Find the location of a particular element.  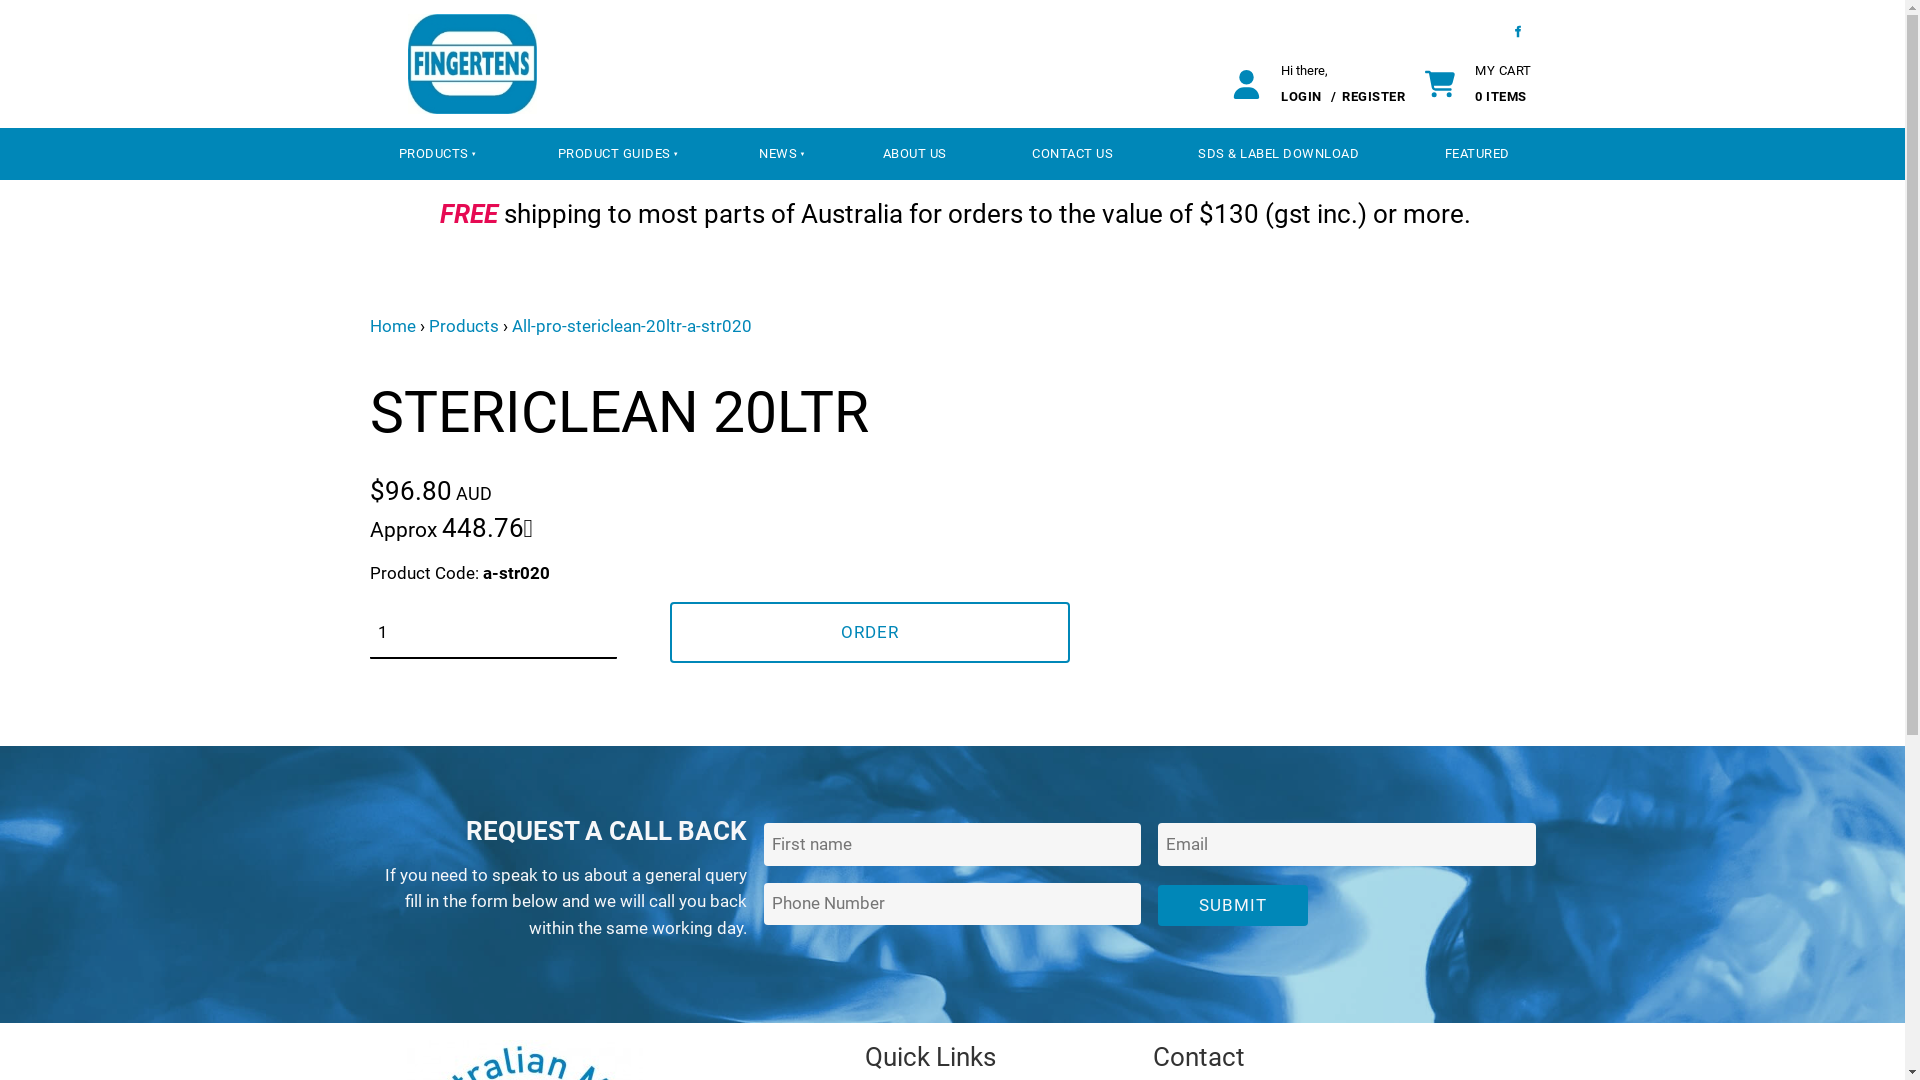

'PRODUCTS' is located at coordinates (430, 153).